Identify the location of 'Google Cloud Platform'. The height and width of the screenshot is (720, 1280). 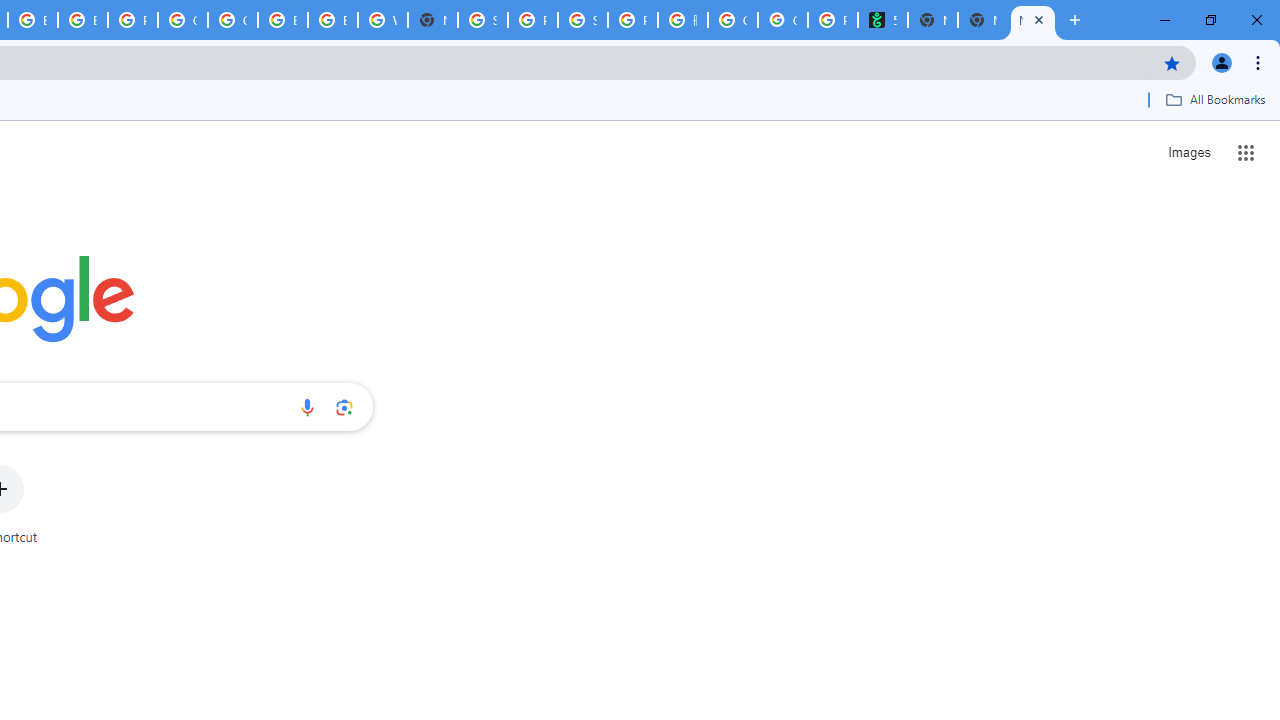
(232, 20).